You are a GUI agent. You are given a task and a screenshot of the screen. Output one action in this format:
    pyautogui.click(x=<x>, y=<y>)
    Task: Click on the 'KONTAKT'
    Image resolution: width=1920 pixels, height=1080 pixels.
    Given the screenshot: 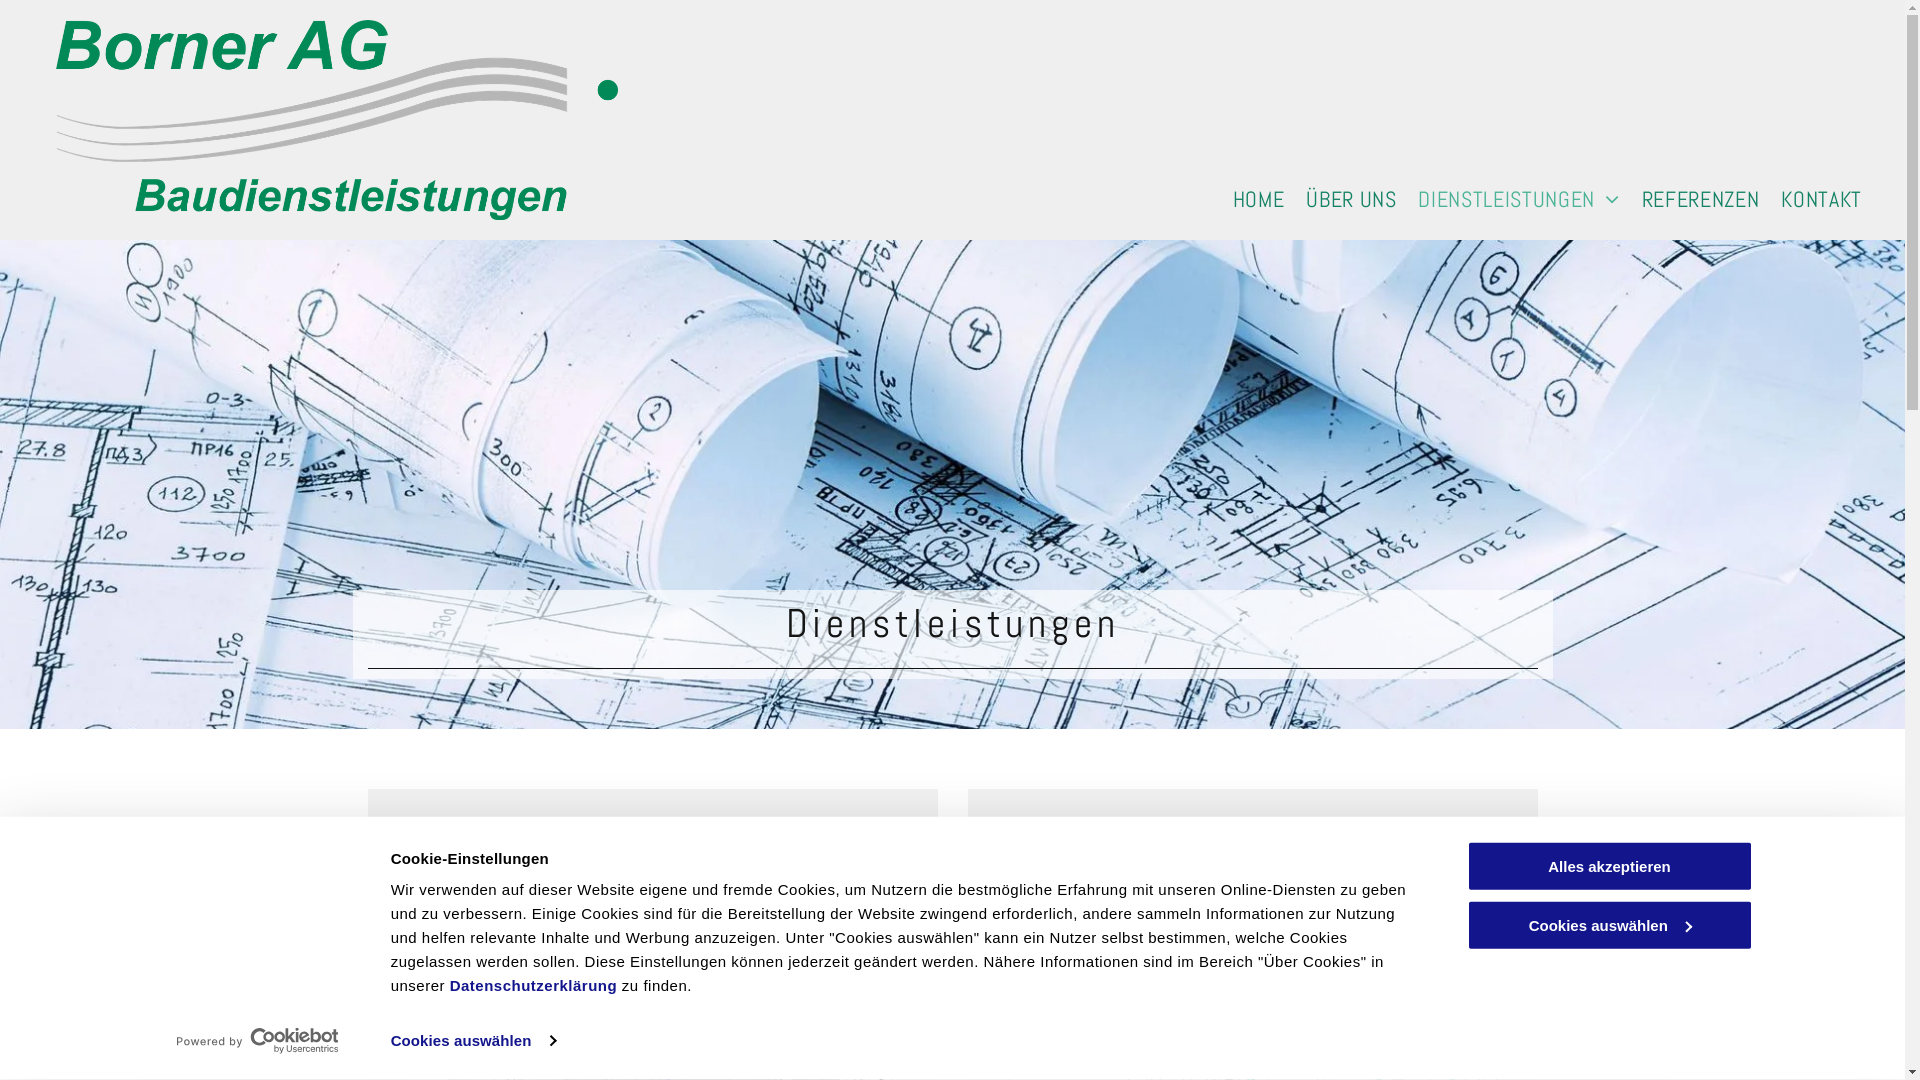 What is the action you would take?
    pyautogui.click(x=1771, y=199)
    